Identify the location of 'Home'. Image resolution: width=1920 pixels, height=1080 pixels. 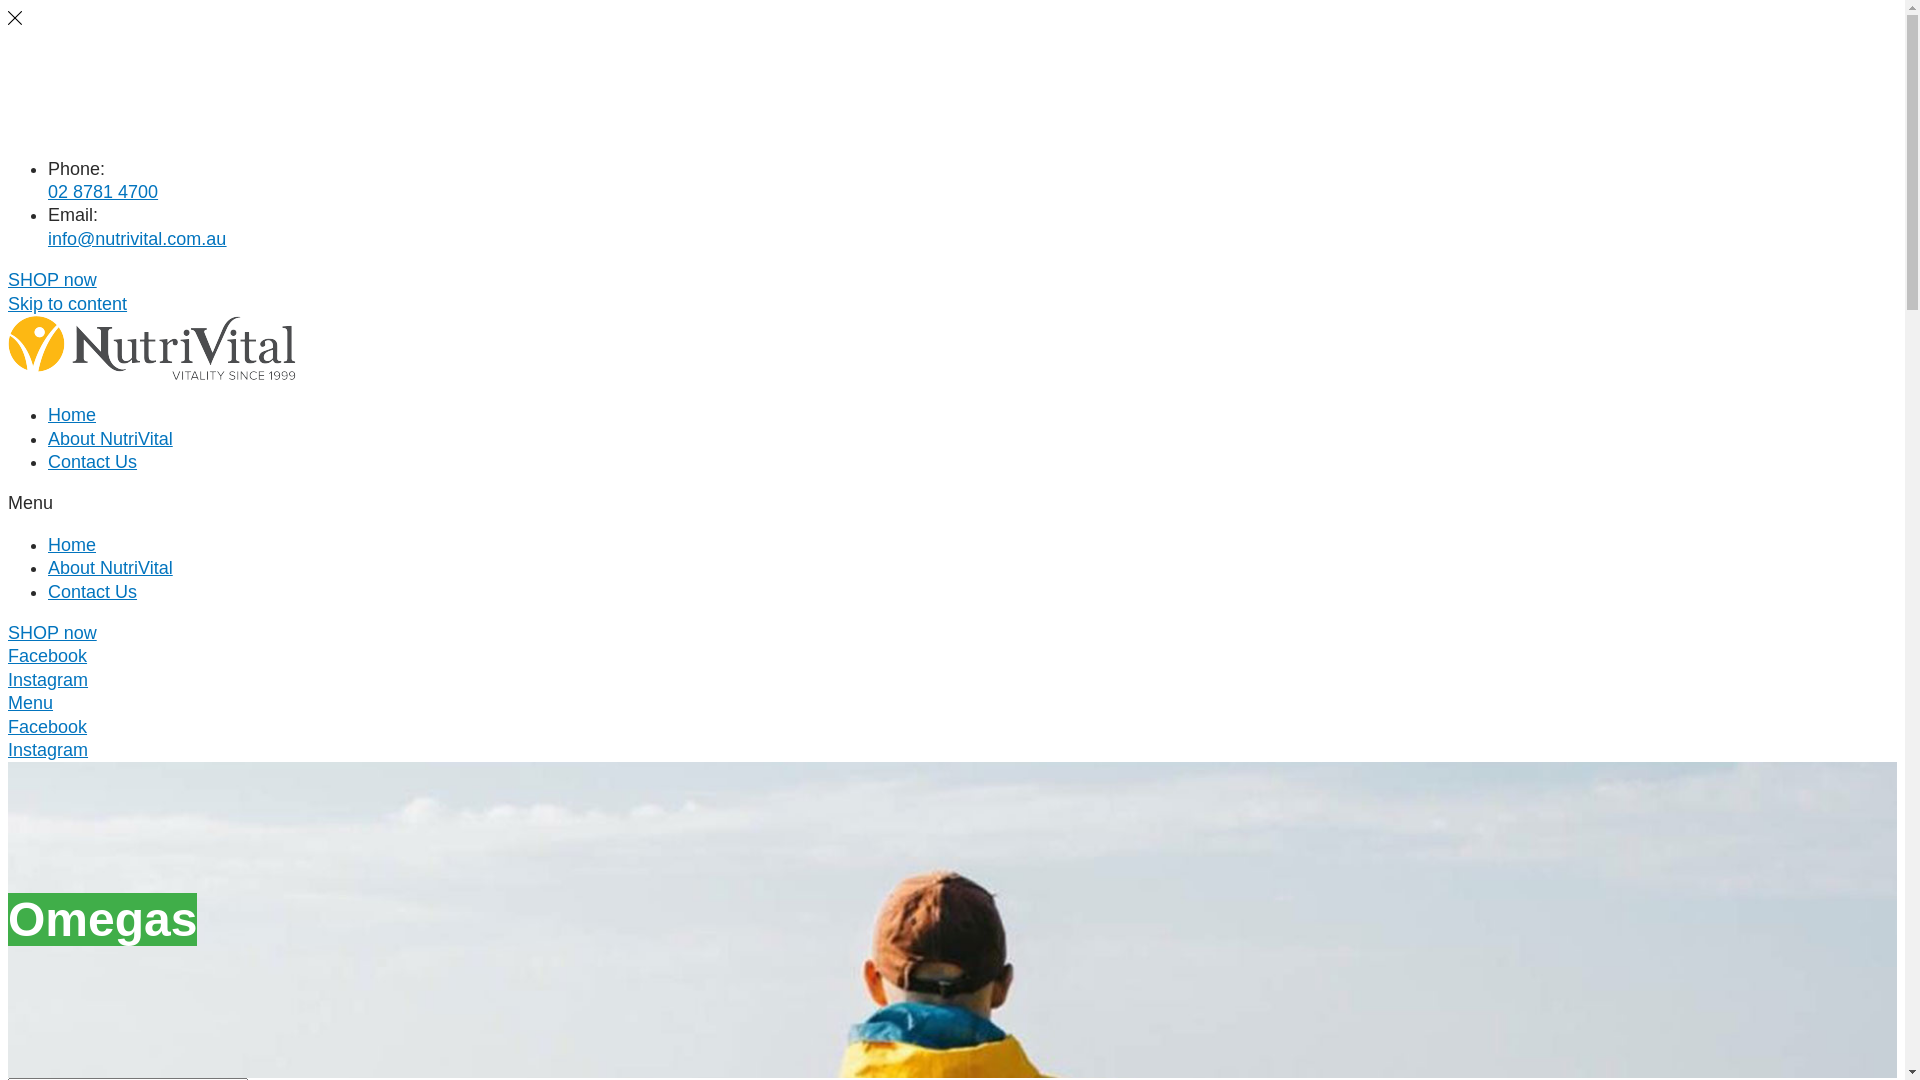
(48, 414).